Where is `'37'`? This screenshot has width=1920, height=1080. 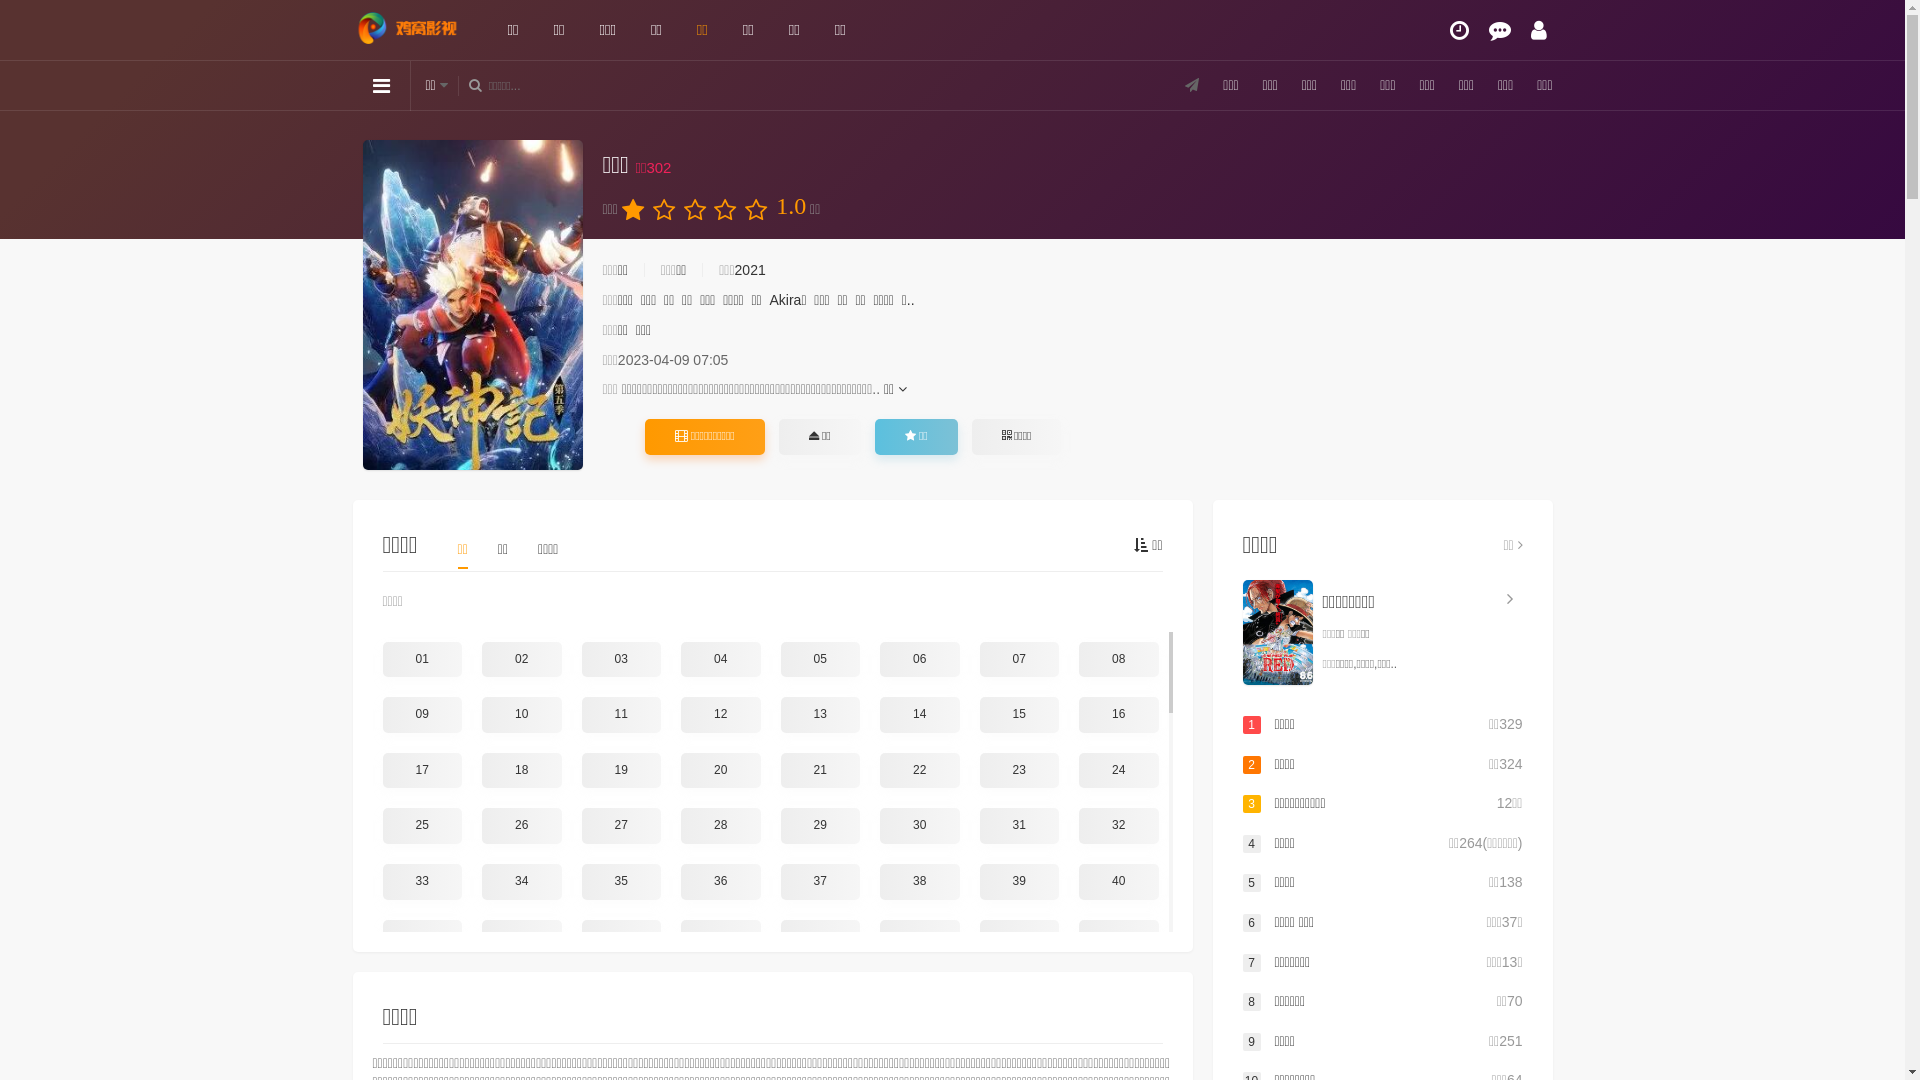
'37' is located at coordinates (778, 881).